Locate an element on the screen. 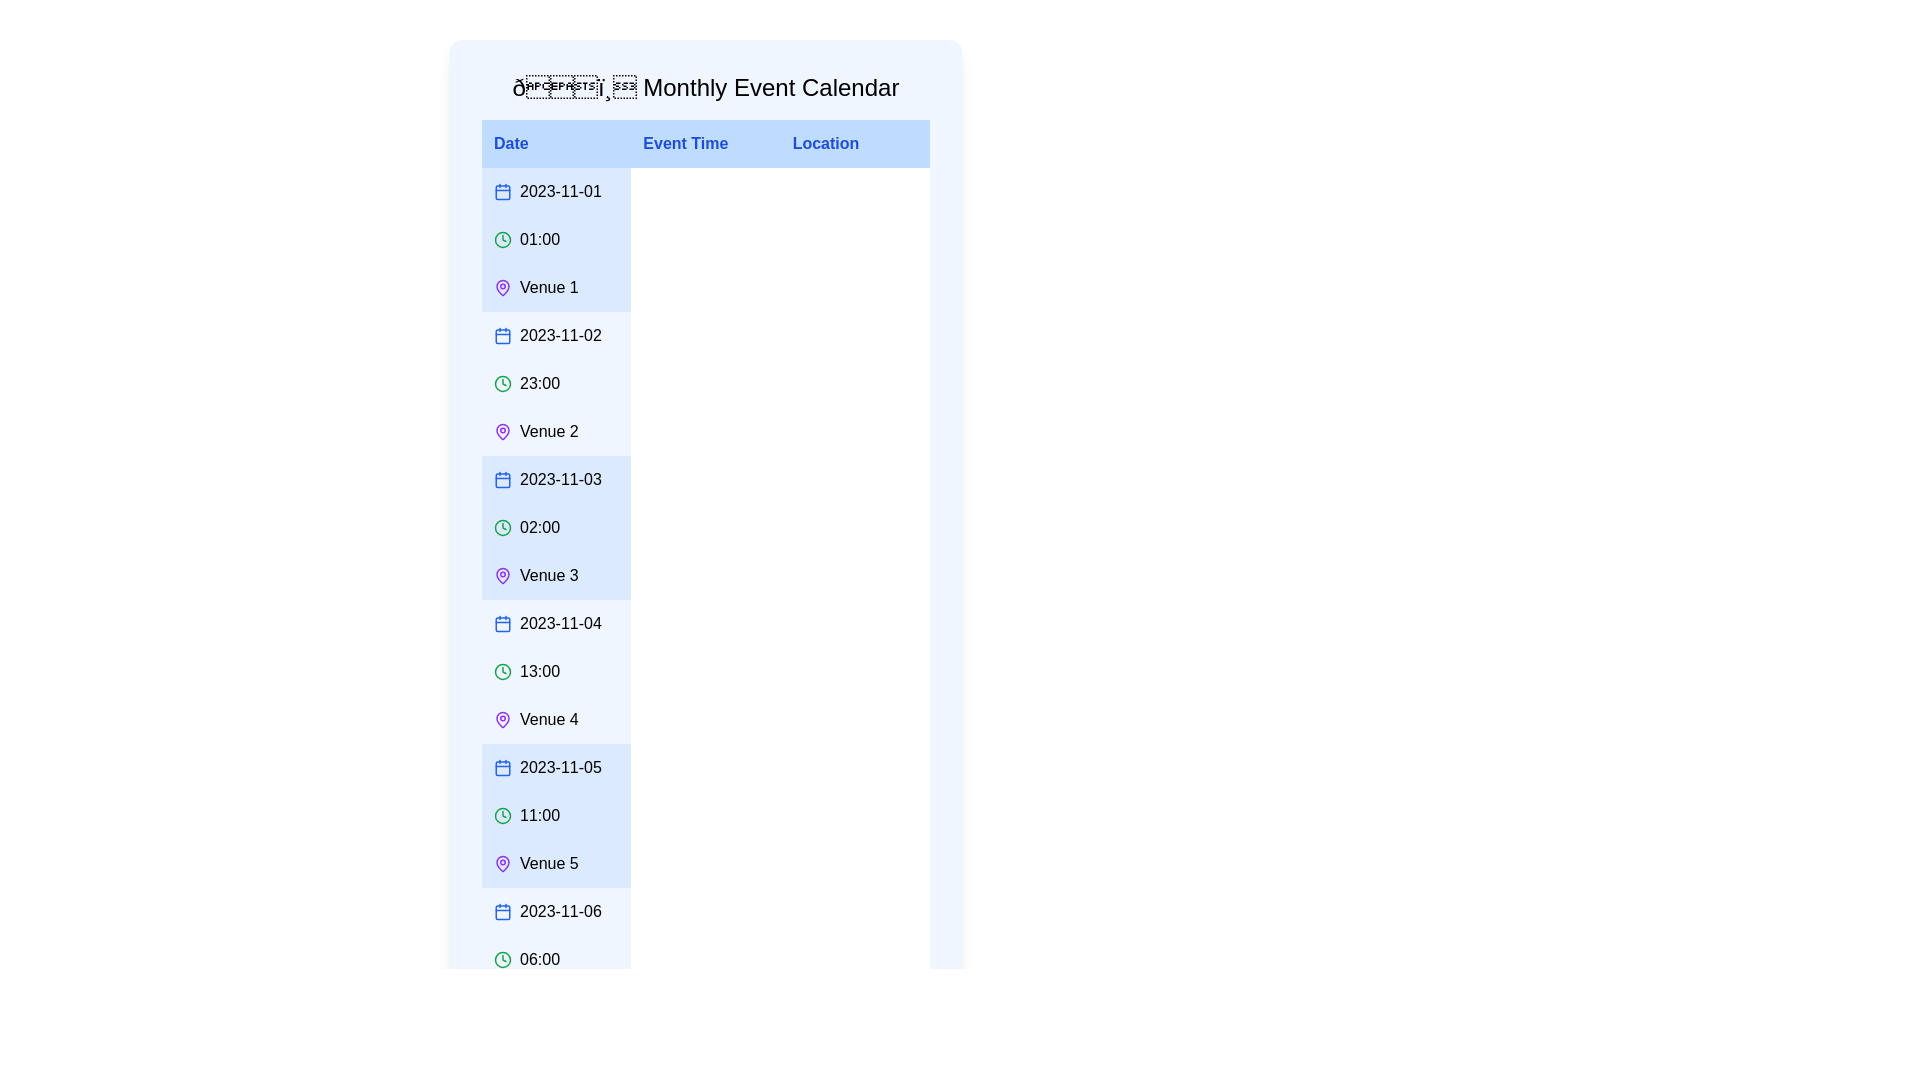 The width and height of the screenshot is (1920, 1080). the row corresponding to the event on 2023-11-02 is located at coordinates (705, 384).